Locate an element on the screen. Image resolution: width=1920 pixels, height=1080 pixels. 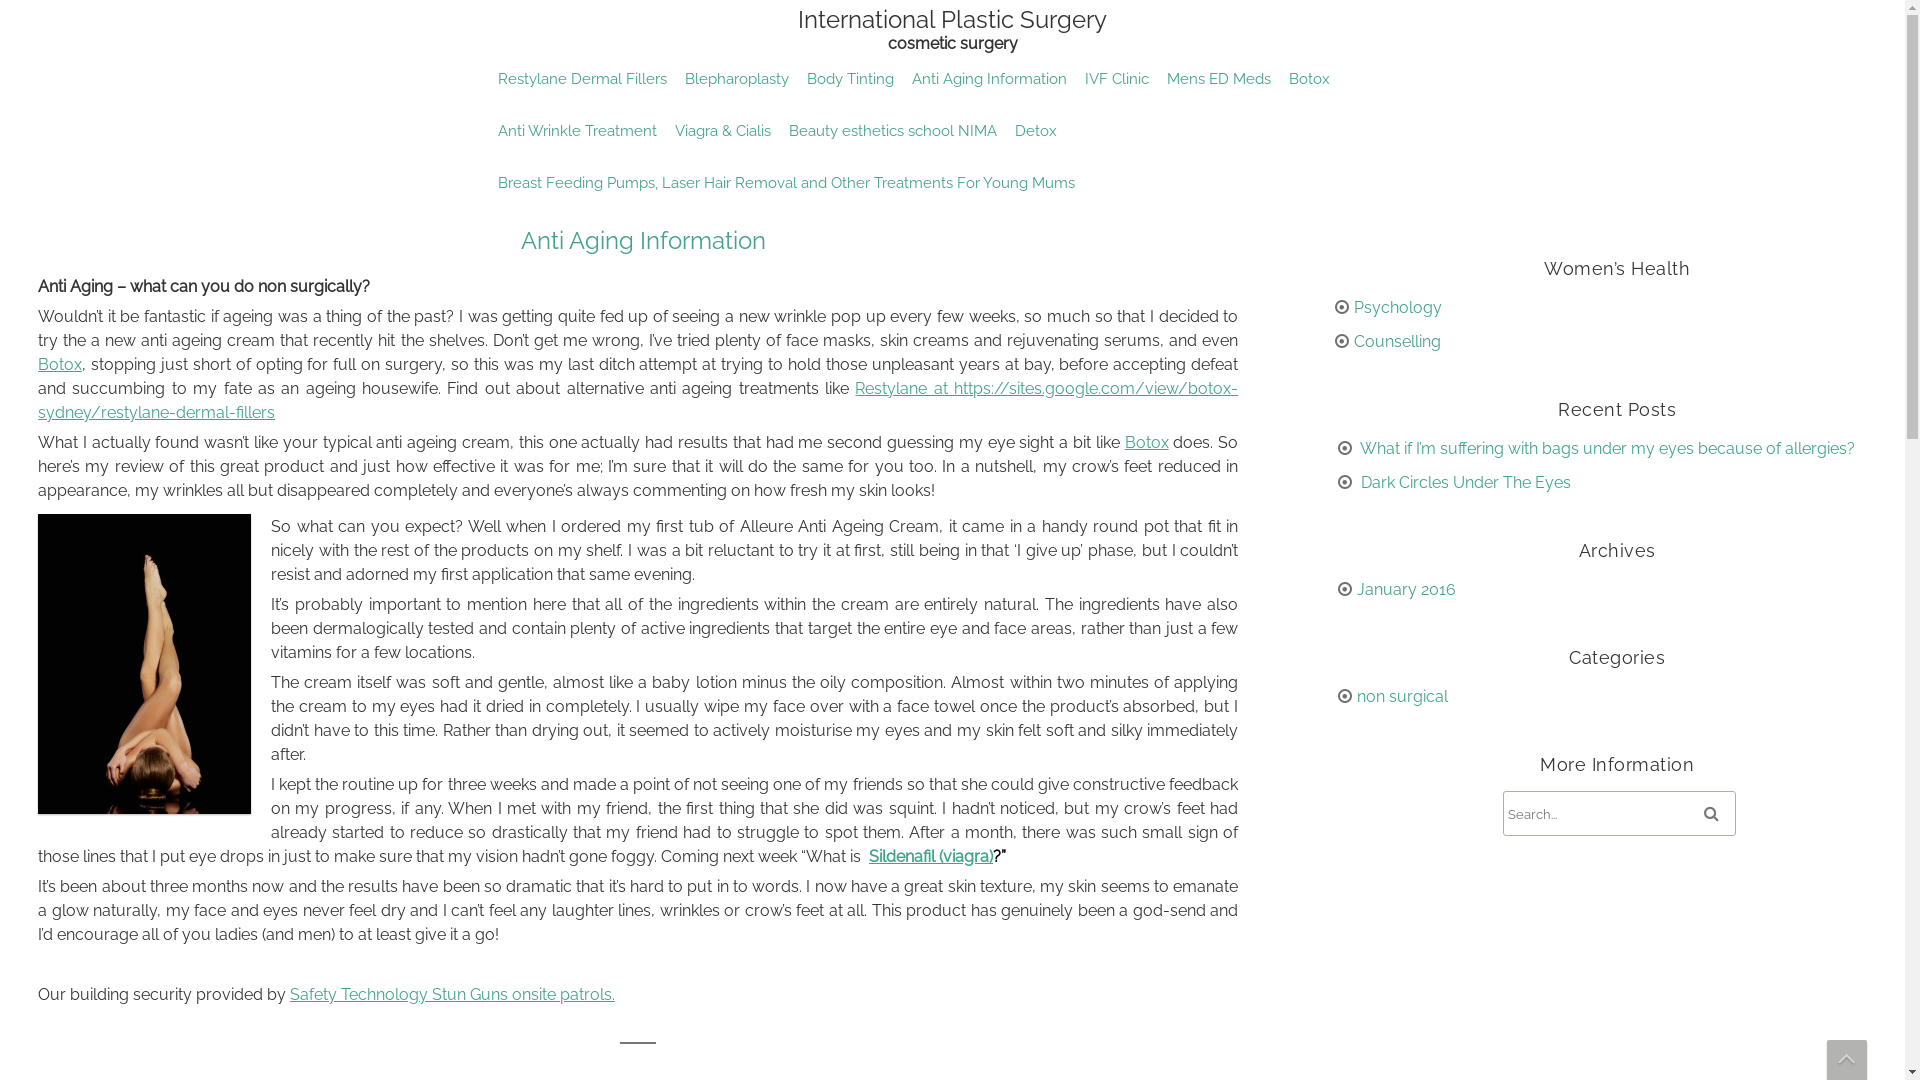
'January 2016' is located at coordinates (1404, 588).